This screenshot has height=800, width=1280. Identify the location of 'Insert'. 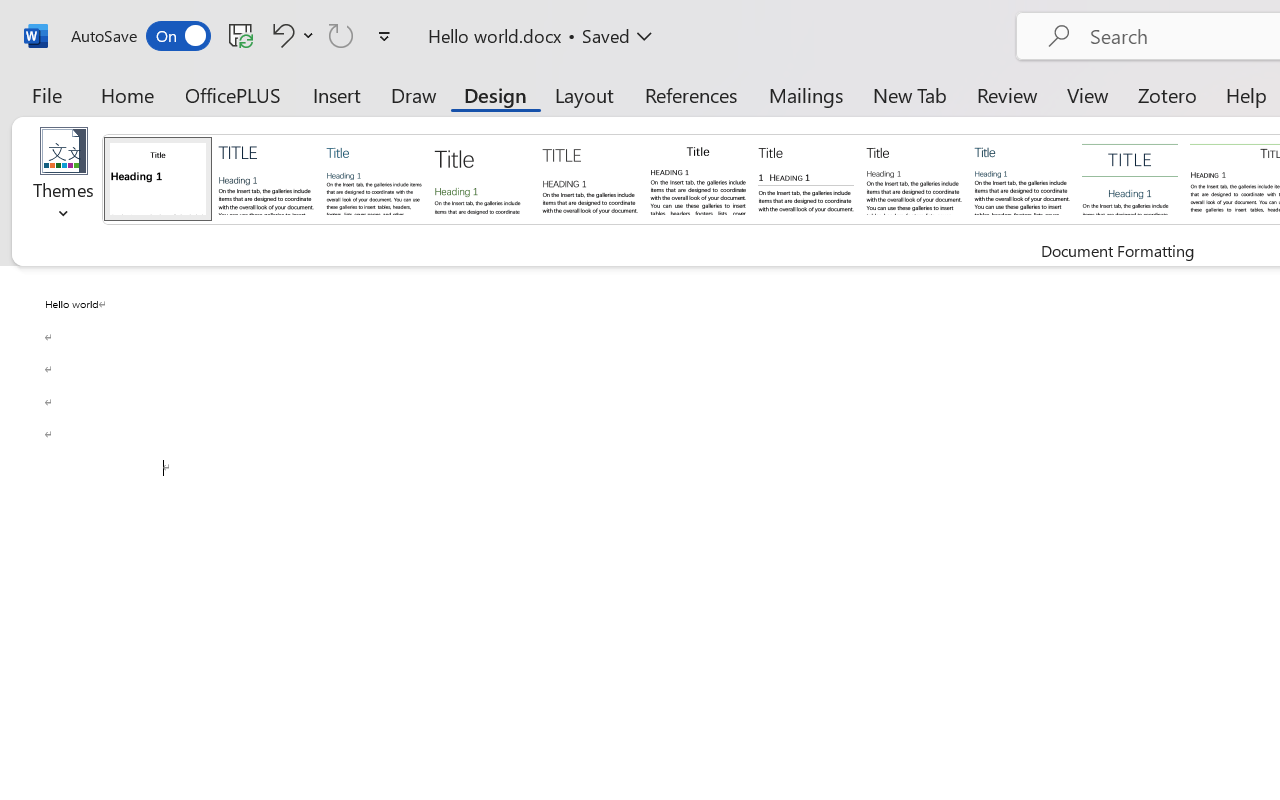
(337, 94).